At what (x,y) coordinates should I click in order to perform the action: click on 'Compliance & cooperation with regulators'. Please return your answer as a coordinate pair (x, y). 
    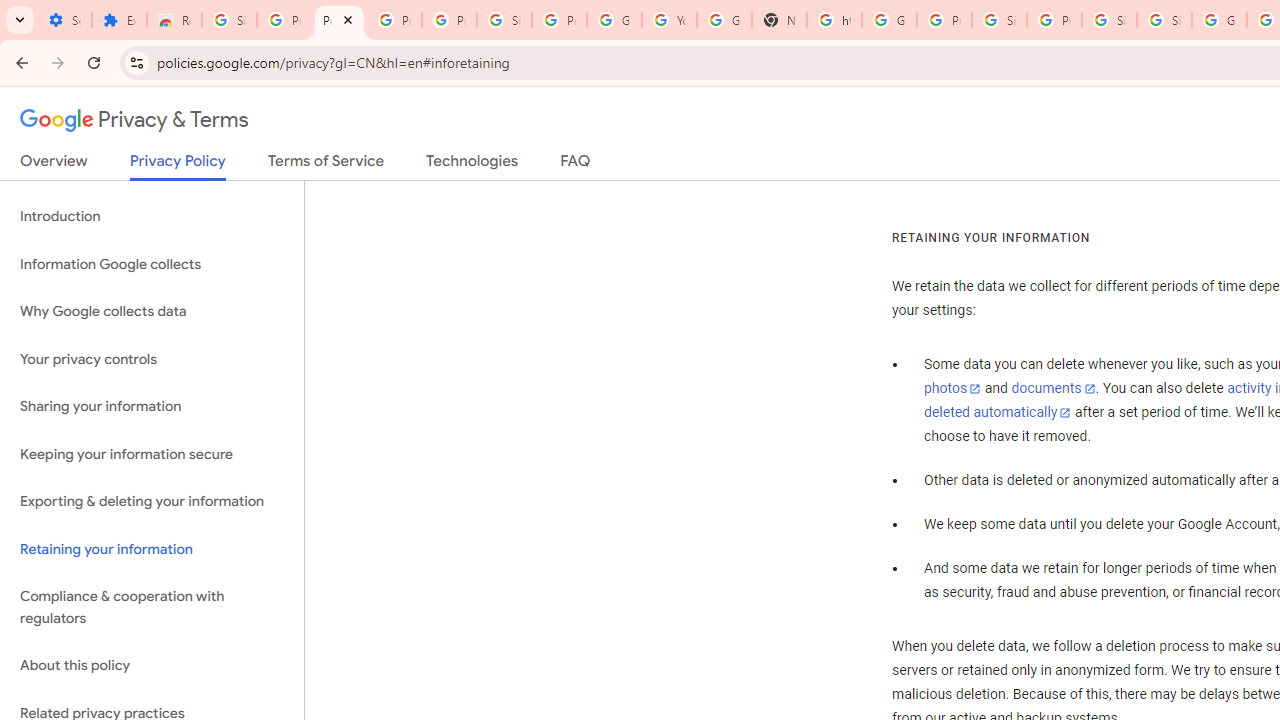
    Looking at the image, I should click on (151, 607).